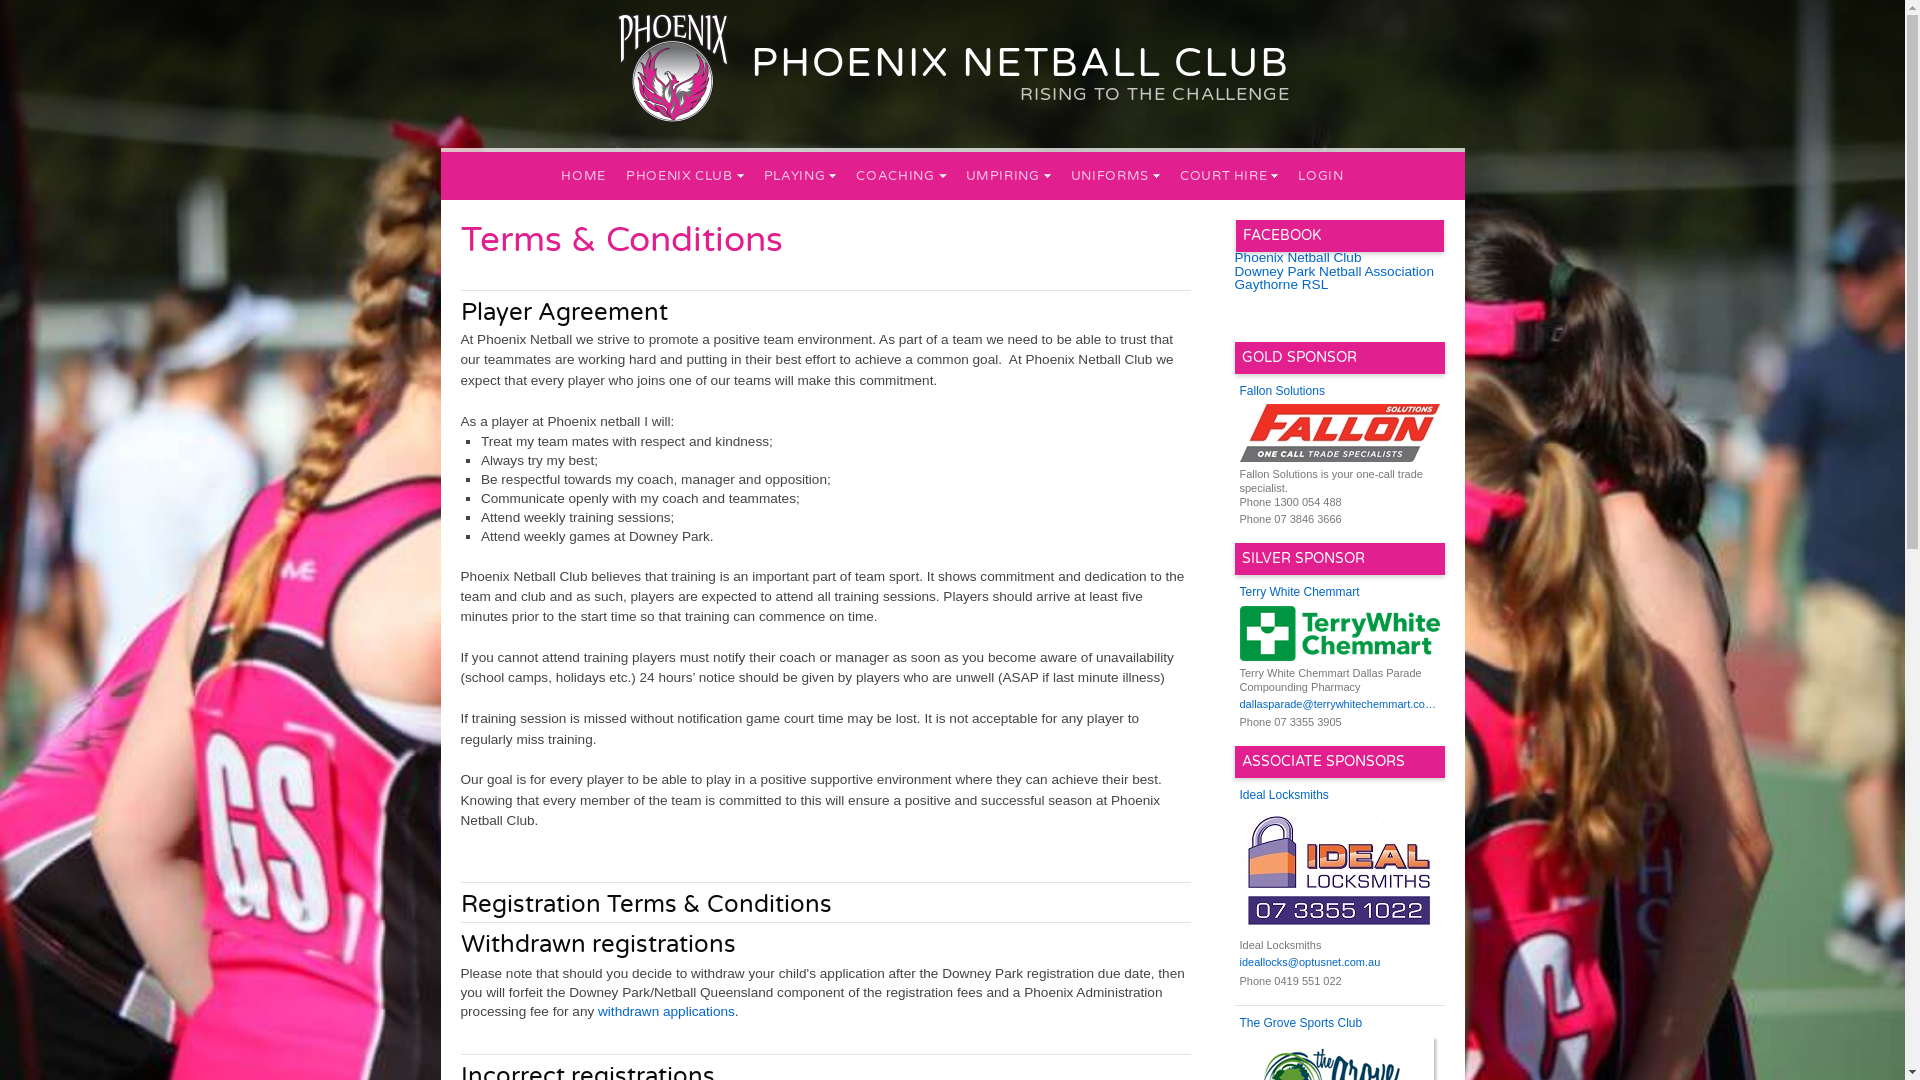  I want to click on 'ideallocks@optusnet.com.au', so click(1339, 962).